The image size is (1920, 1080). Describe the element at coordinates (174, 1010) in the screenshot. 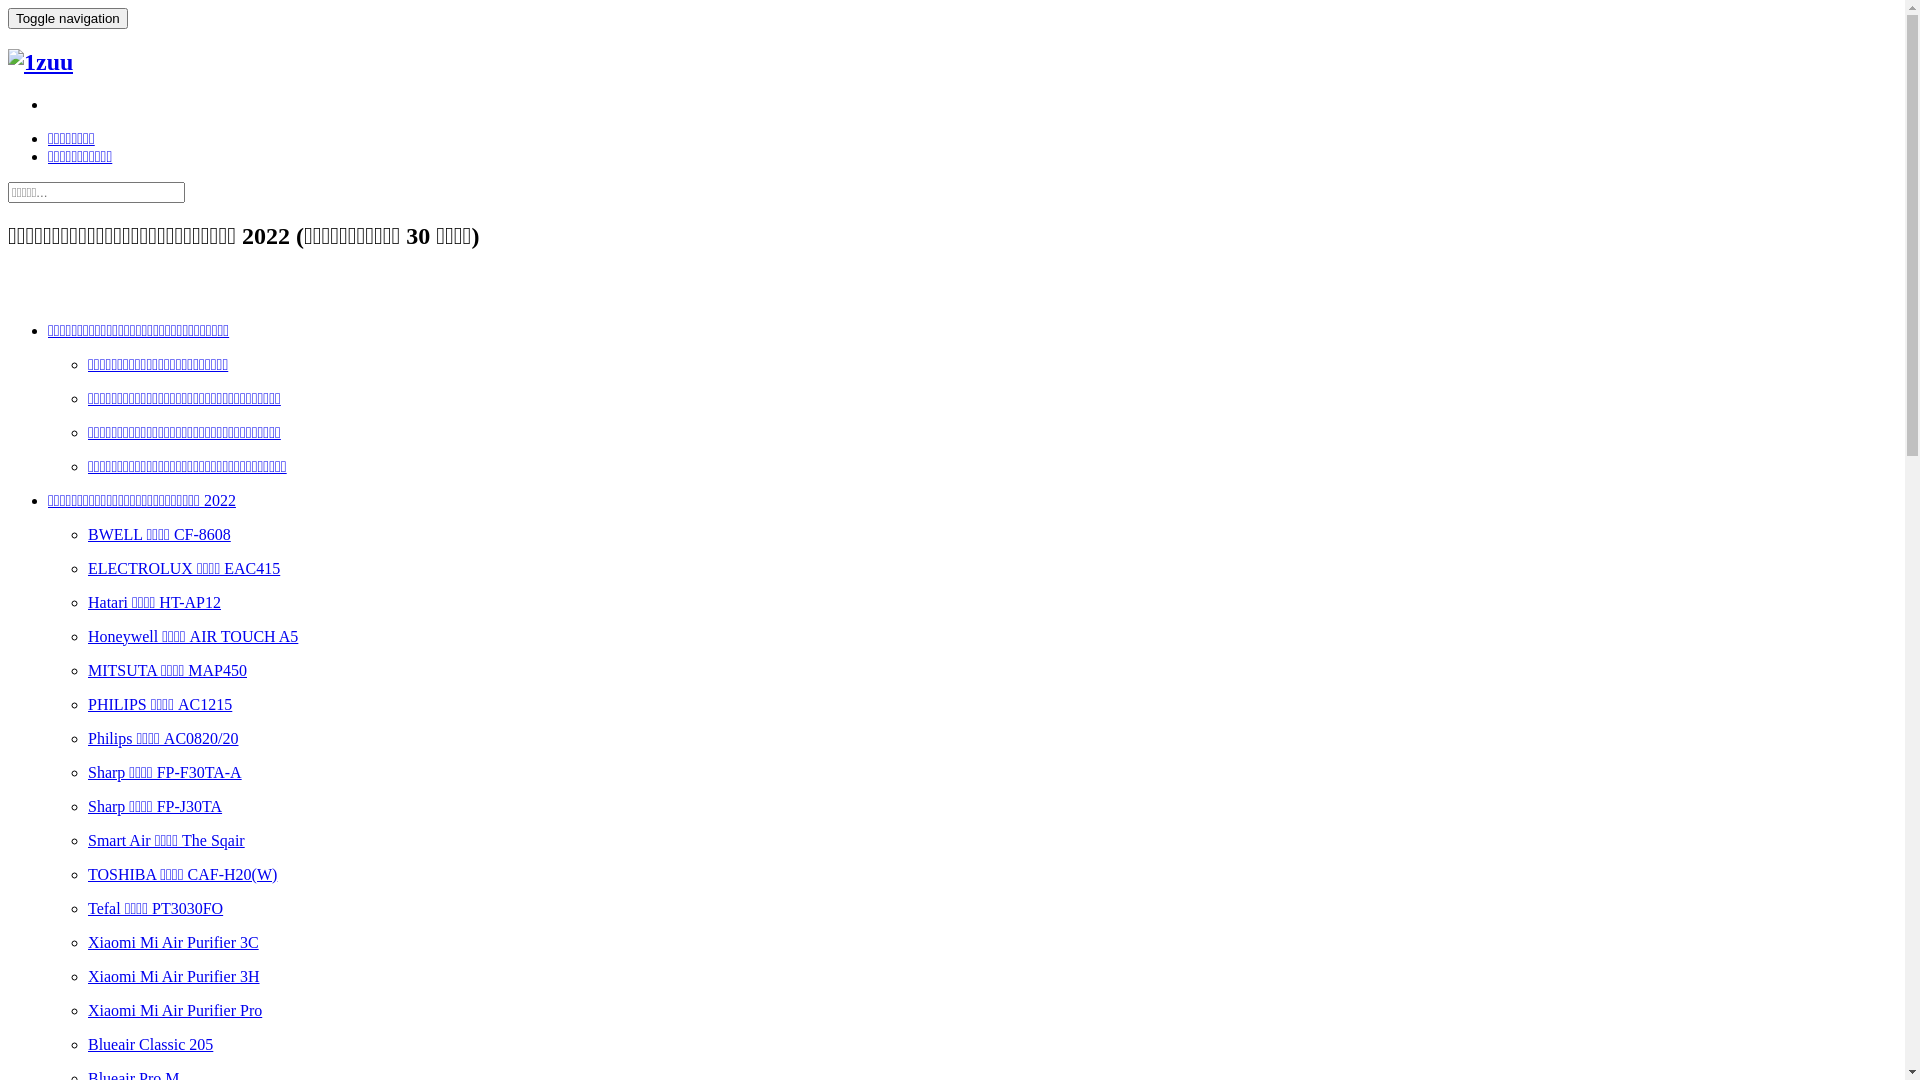

I see `'Xiaomi Mi Air Purifier Pro'` at that location.